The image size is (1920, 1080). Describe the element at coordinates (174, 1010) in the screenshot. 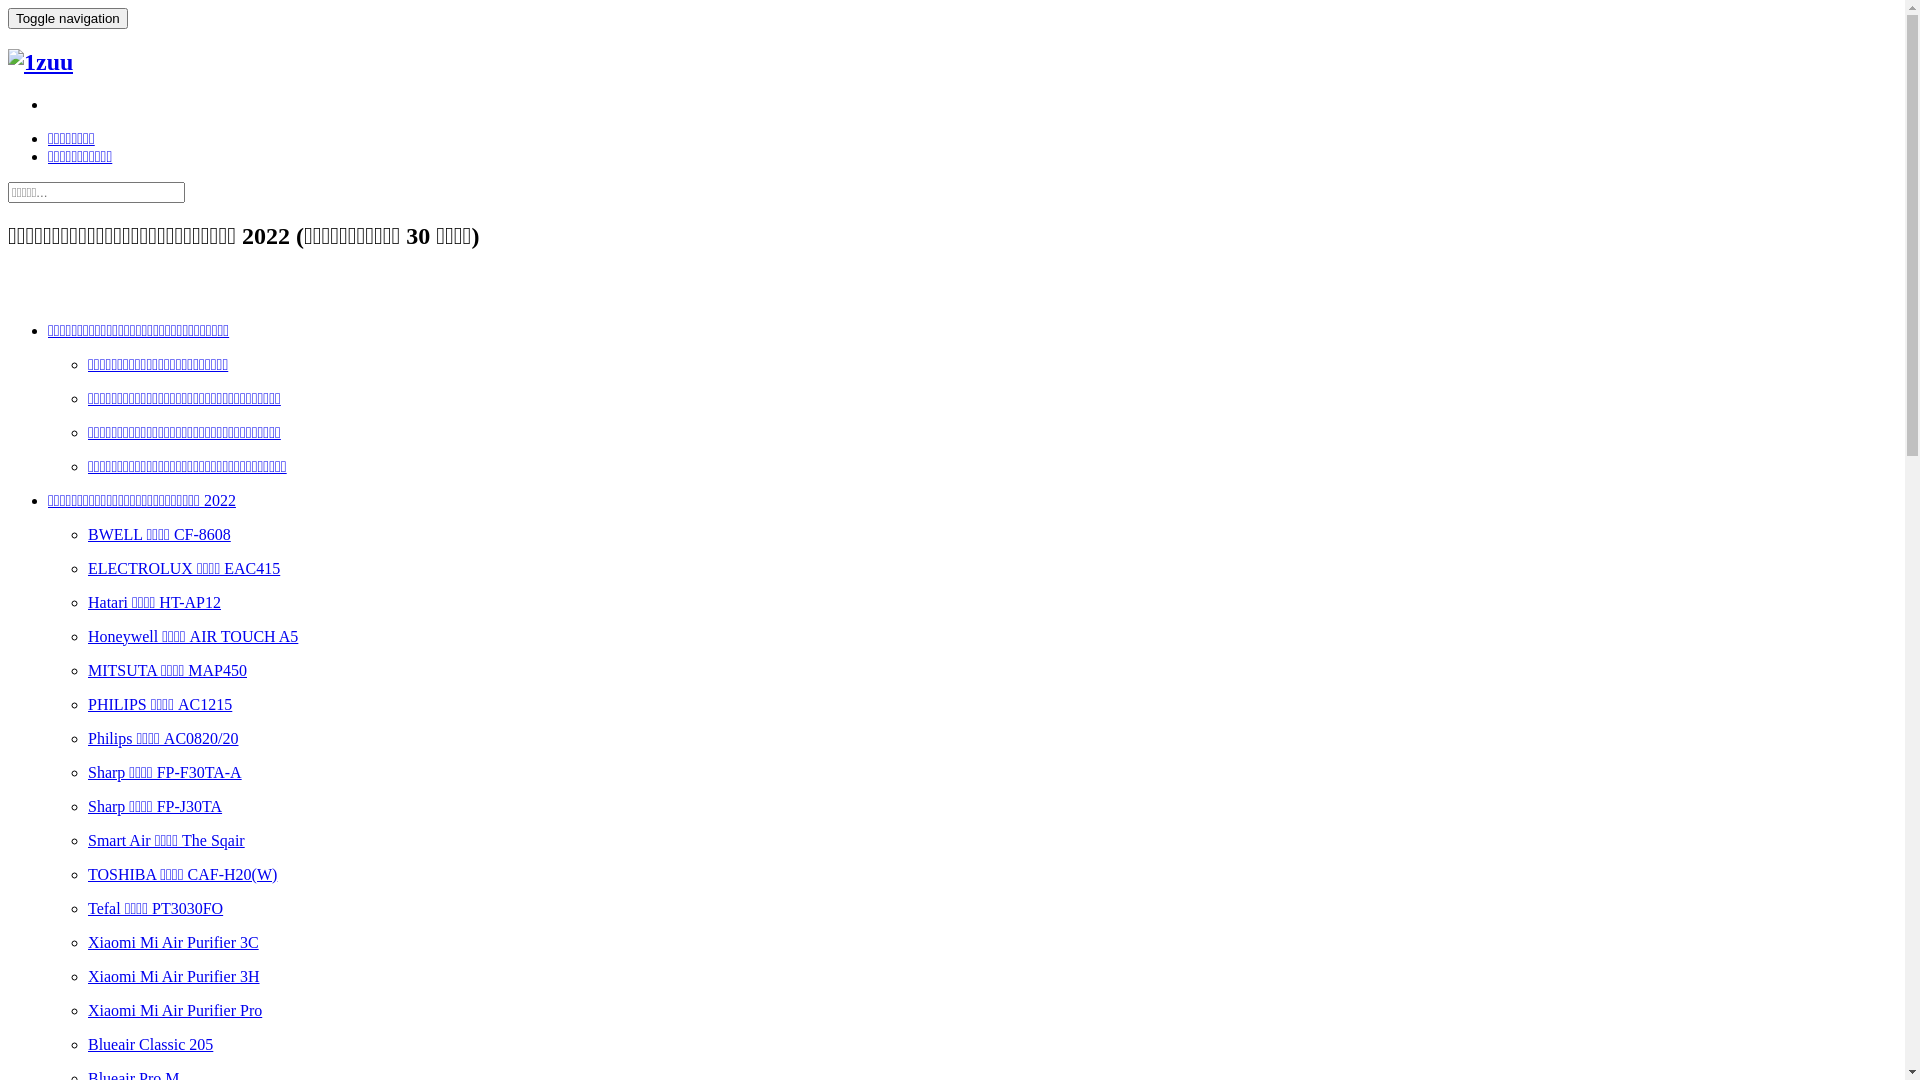

I see `'Xiaomi Mi Air Purifier Pro'` at that location.